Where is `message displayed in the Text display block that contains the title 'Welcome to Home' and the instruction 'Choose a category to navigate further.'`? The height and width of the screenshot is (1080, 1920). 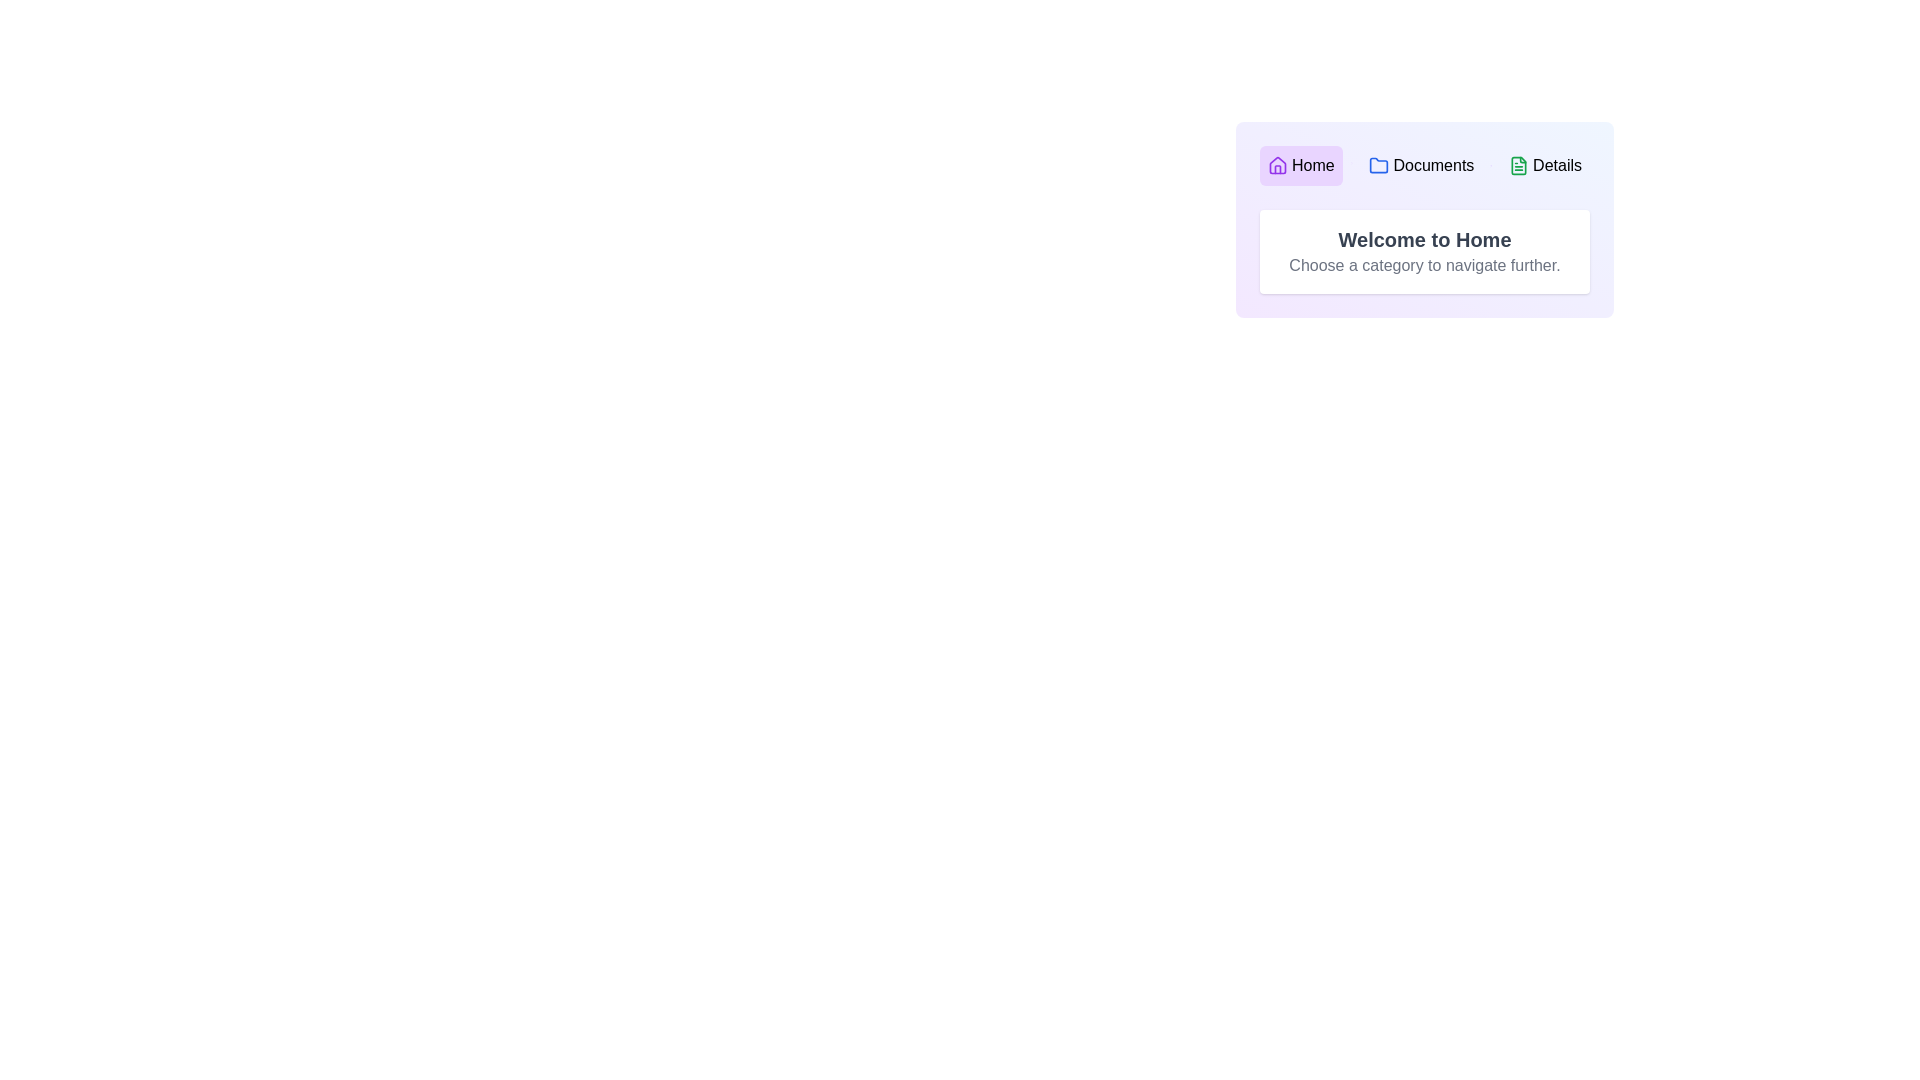 message displayed in the Text display block that contains the title 'Welcome to Home' and the instruction 'Choose a category to navigate further.' is located at coordinates (1424, 250).